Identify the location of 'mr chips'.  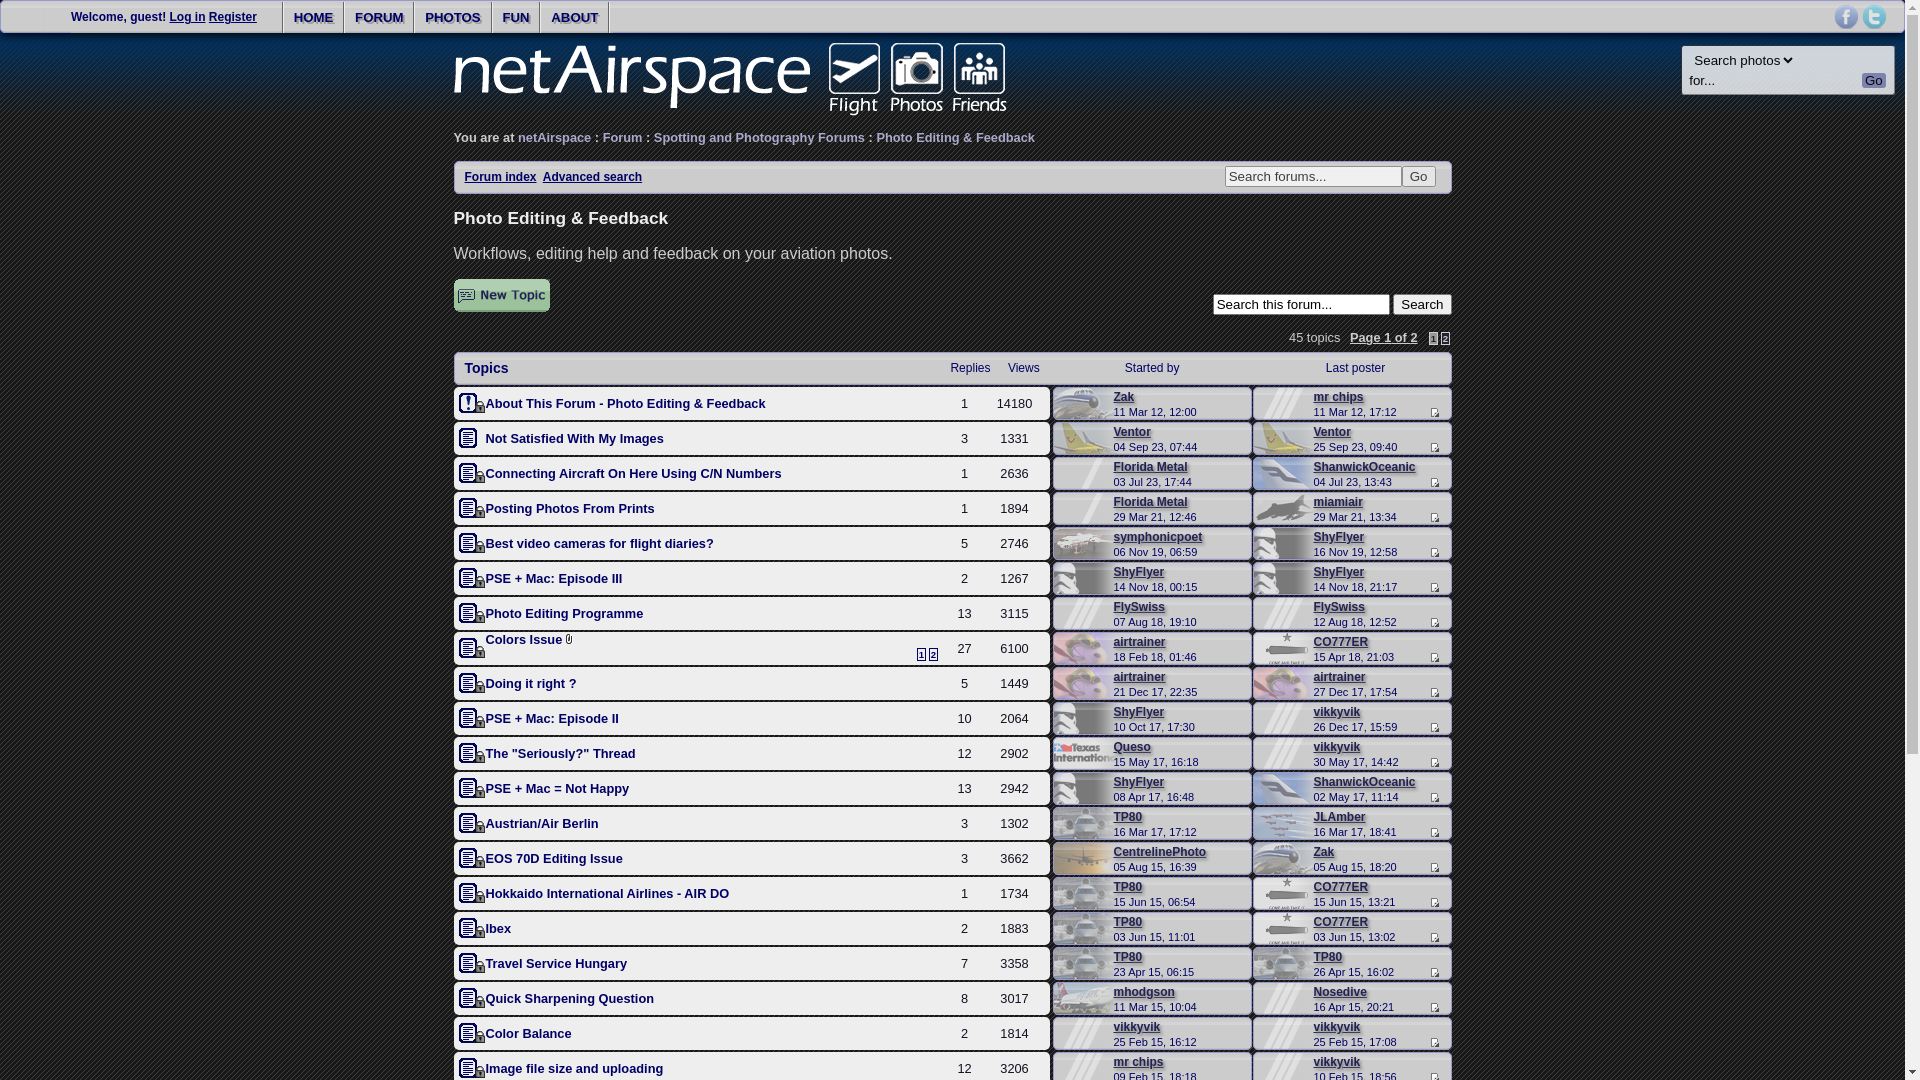
(1314, 397).